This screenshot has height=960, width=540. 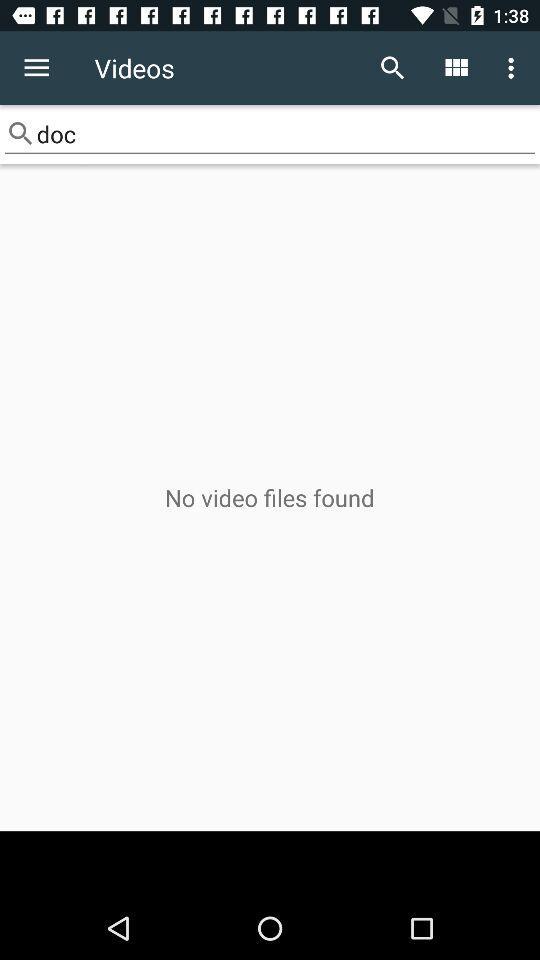 I want to click on icon above the no video files, so click(x=270, y=133).